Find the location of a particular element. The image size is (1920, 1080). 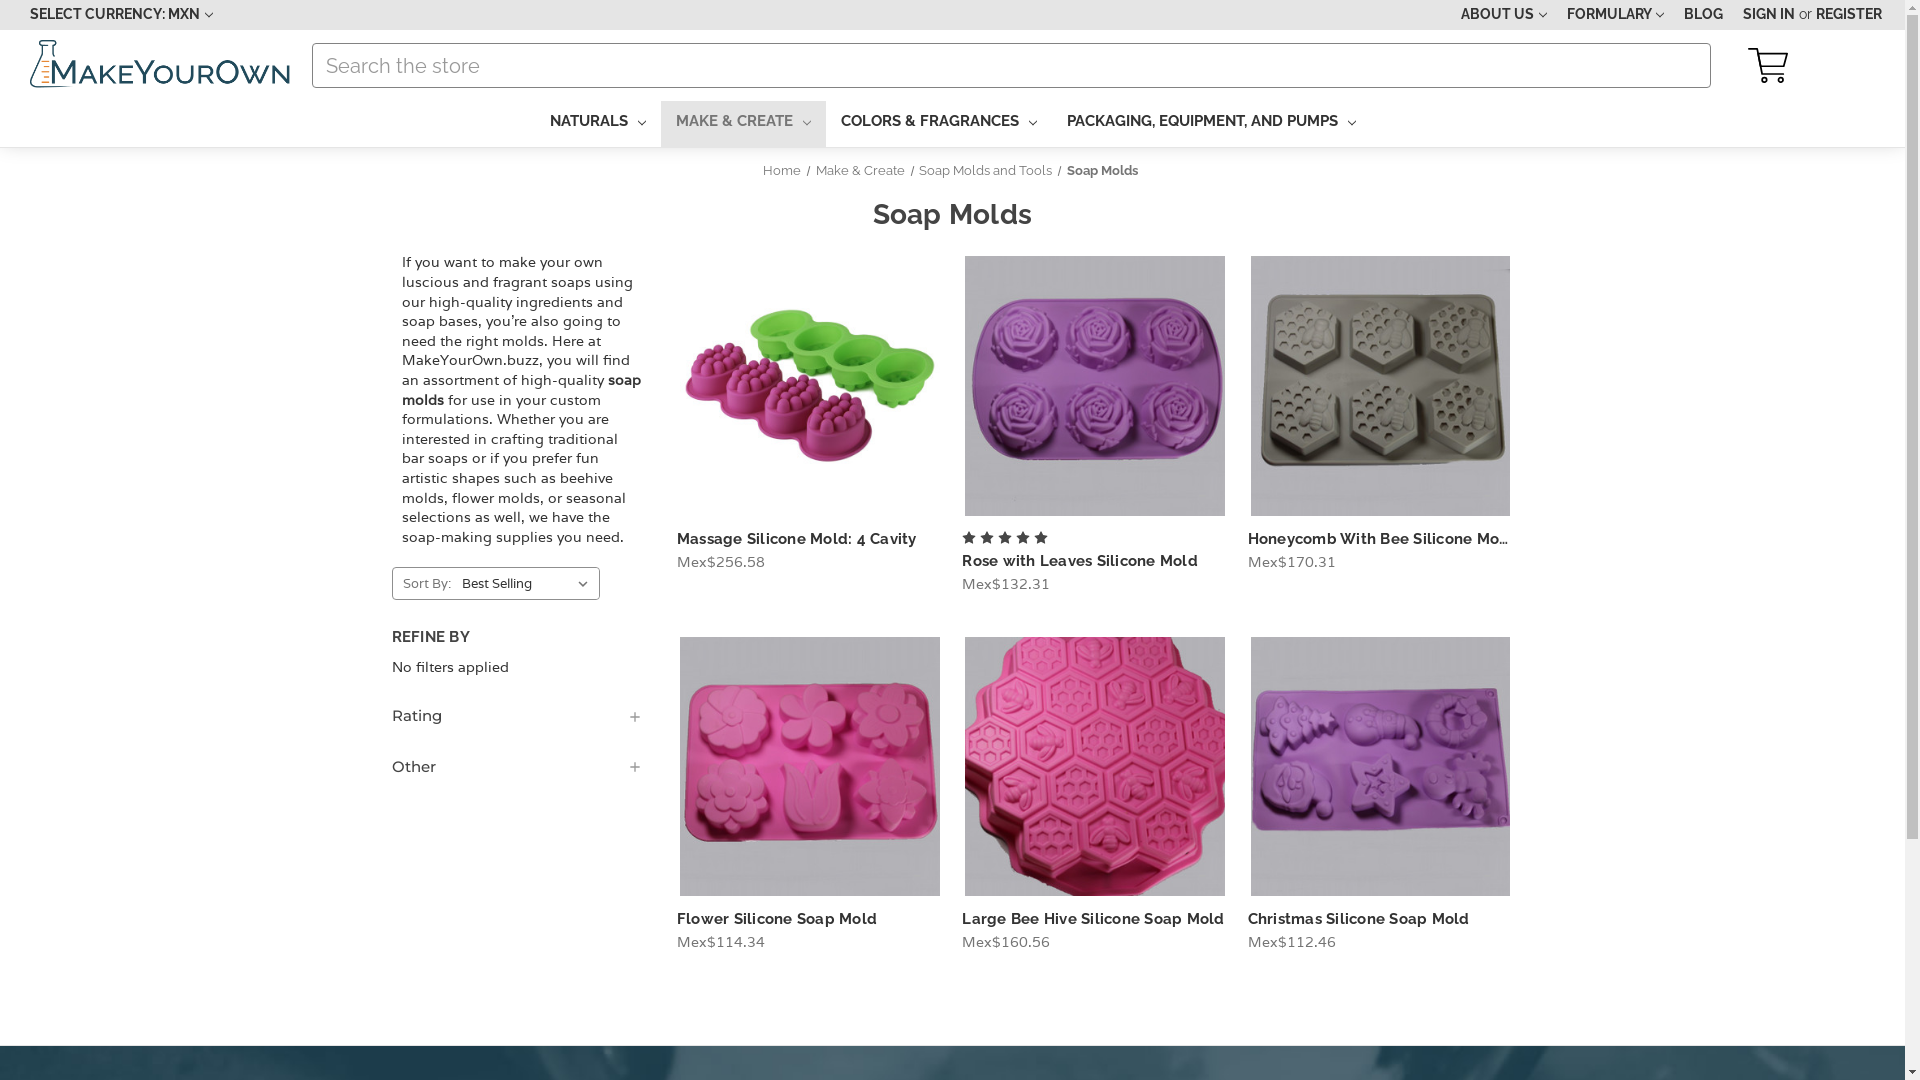

'Large Bee Hive Silicone Soap Mold Outside' is located at coordinates (1093, 766).